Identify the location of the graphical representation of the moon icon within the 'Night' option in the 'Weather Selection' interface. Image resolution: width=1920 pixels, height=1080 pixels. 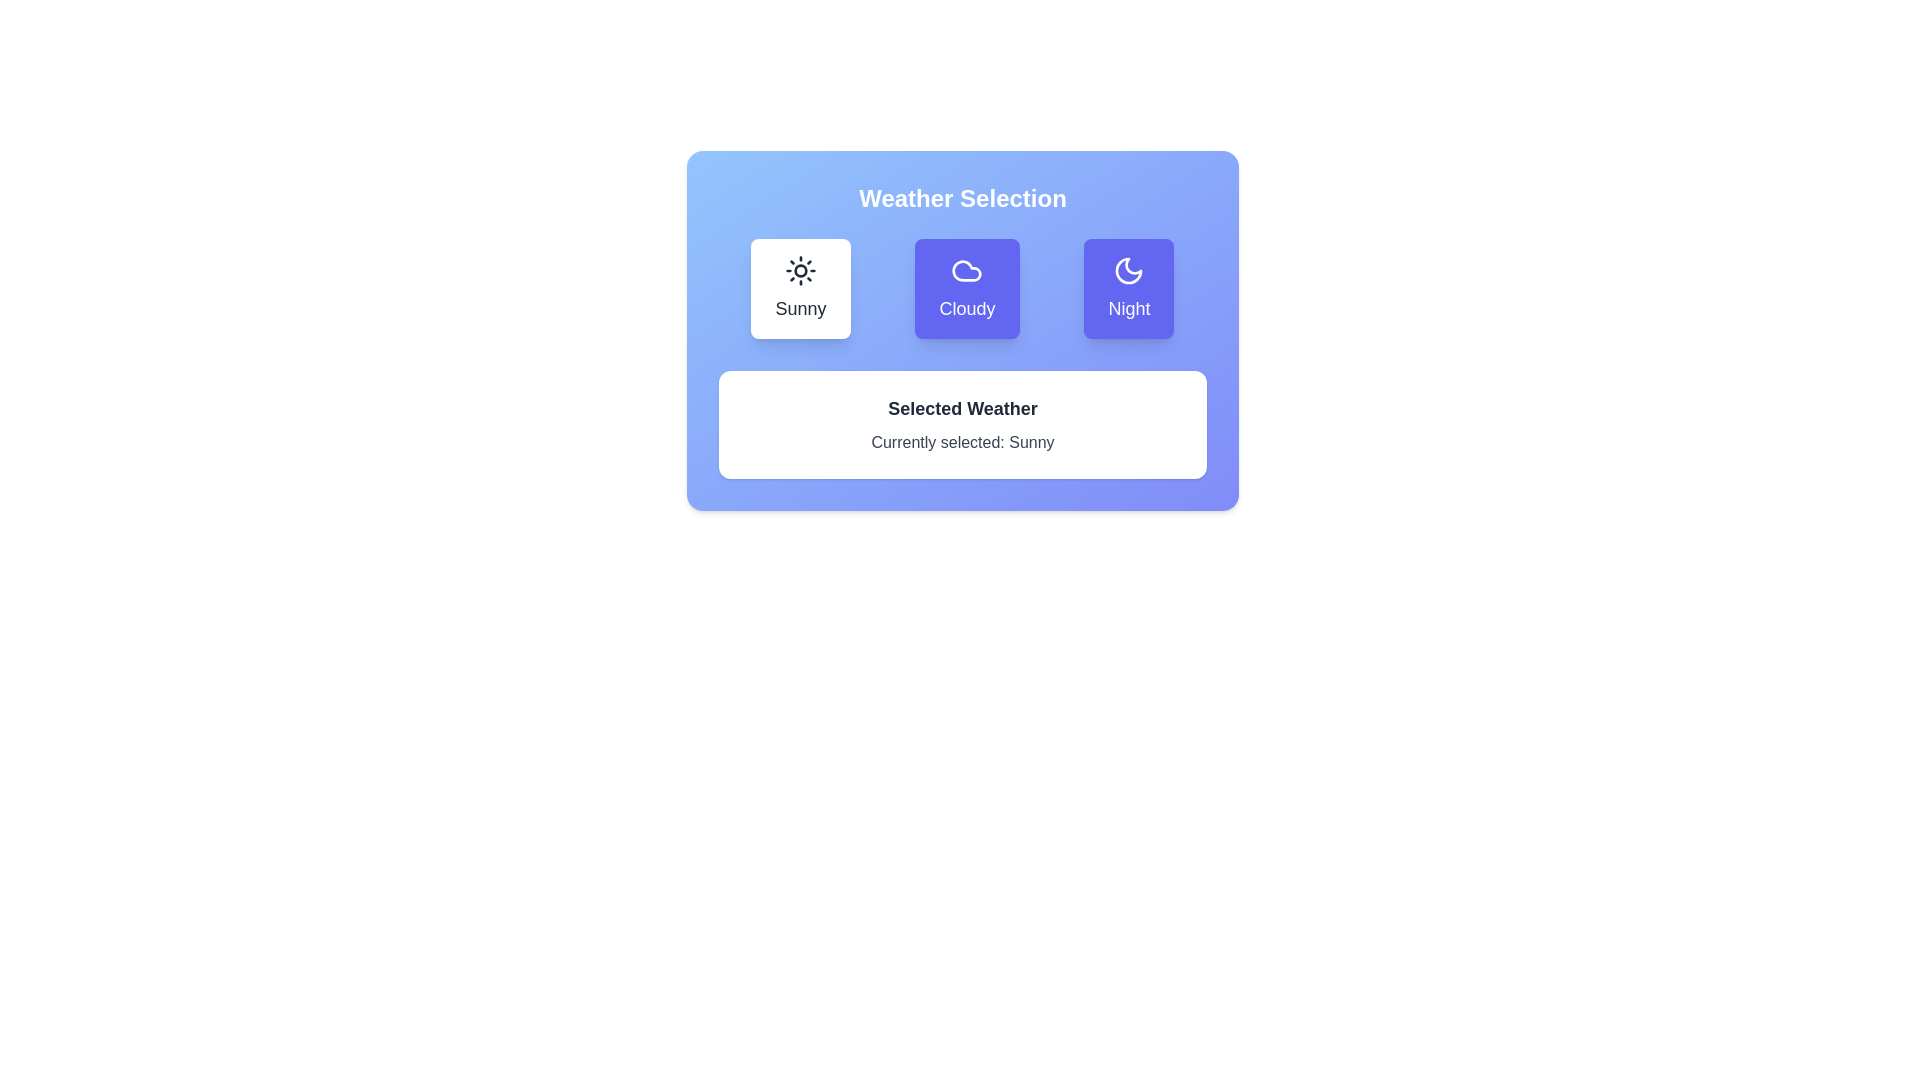
(1129, 270).